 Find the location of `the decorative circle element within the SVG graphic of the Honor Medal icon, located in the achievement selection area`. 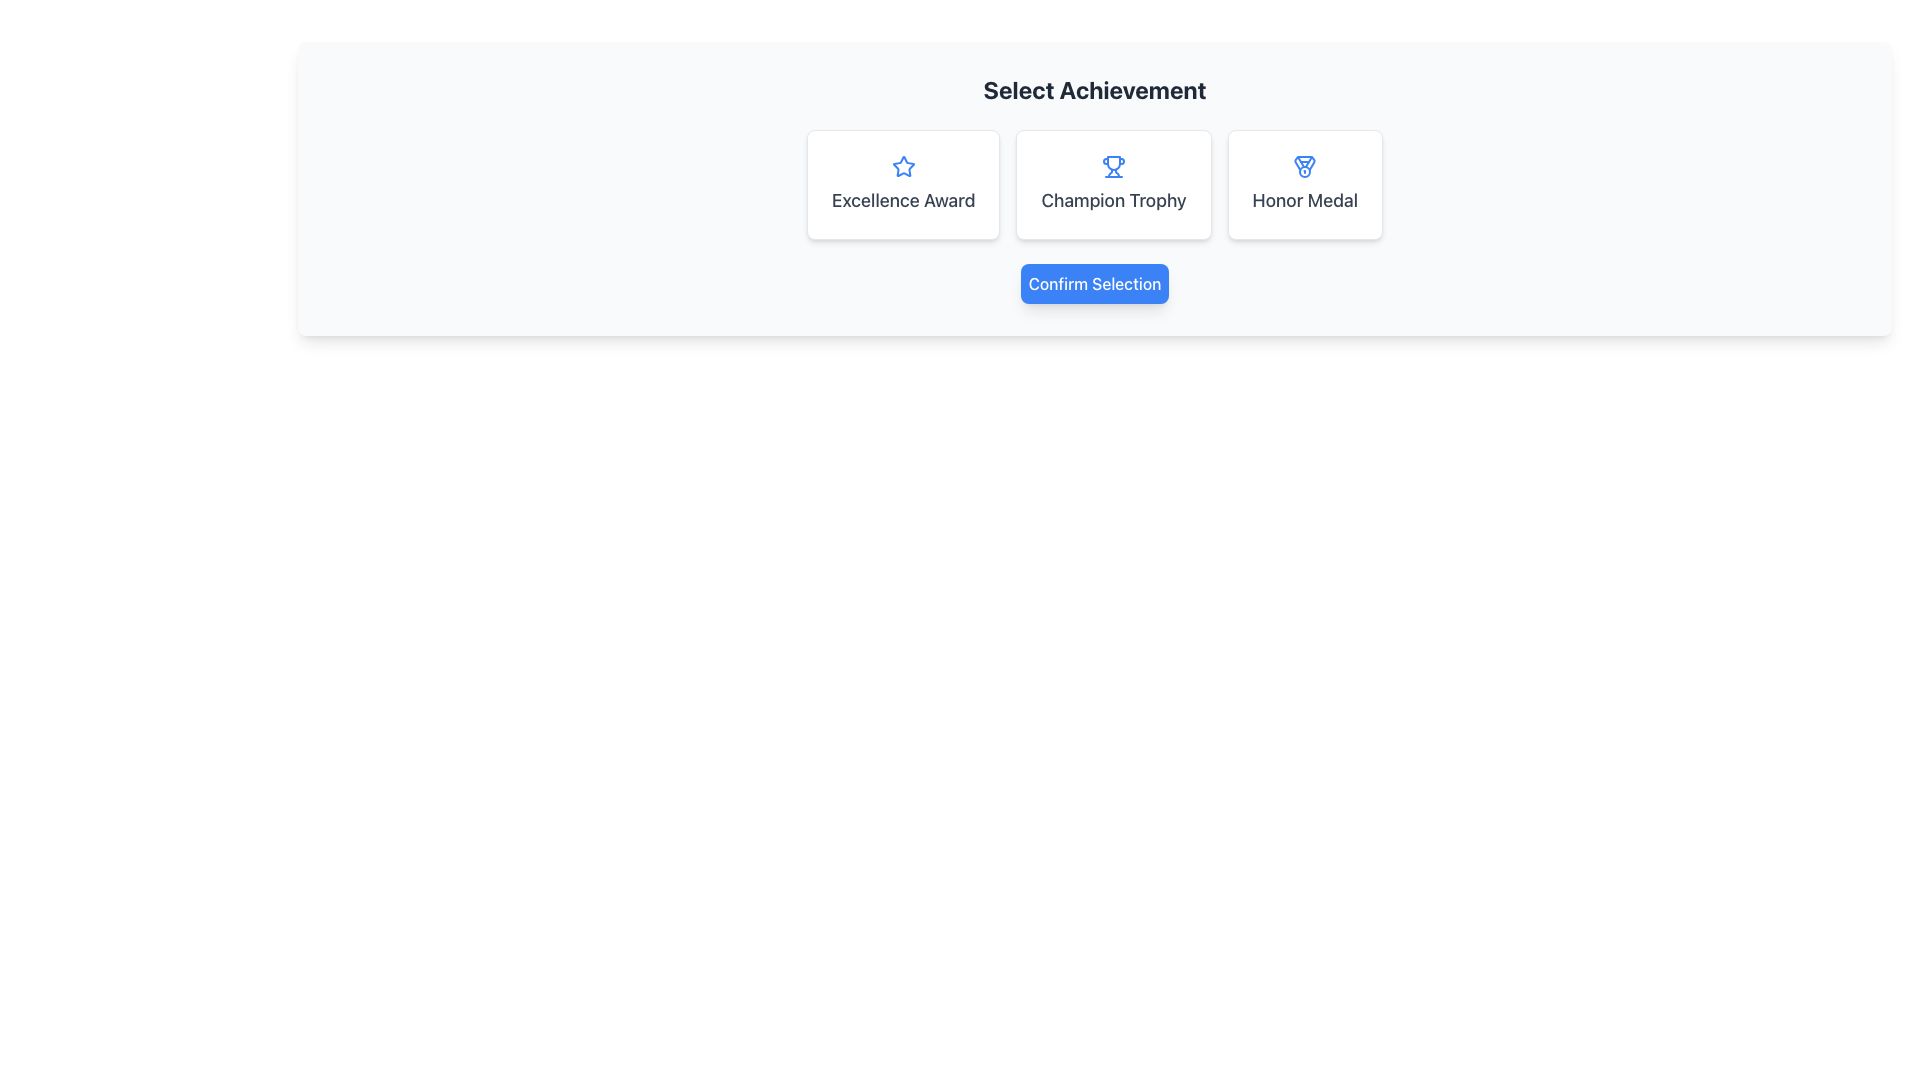

the decorative circle element within the SVG graphic of the Honor Medal icon, located in the achievement selection area is located at coordinates (1305, 171).